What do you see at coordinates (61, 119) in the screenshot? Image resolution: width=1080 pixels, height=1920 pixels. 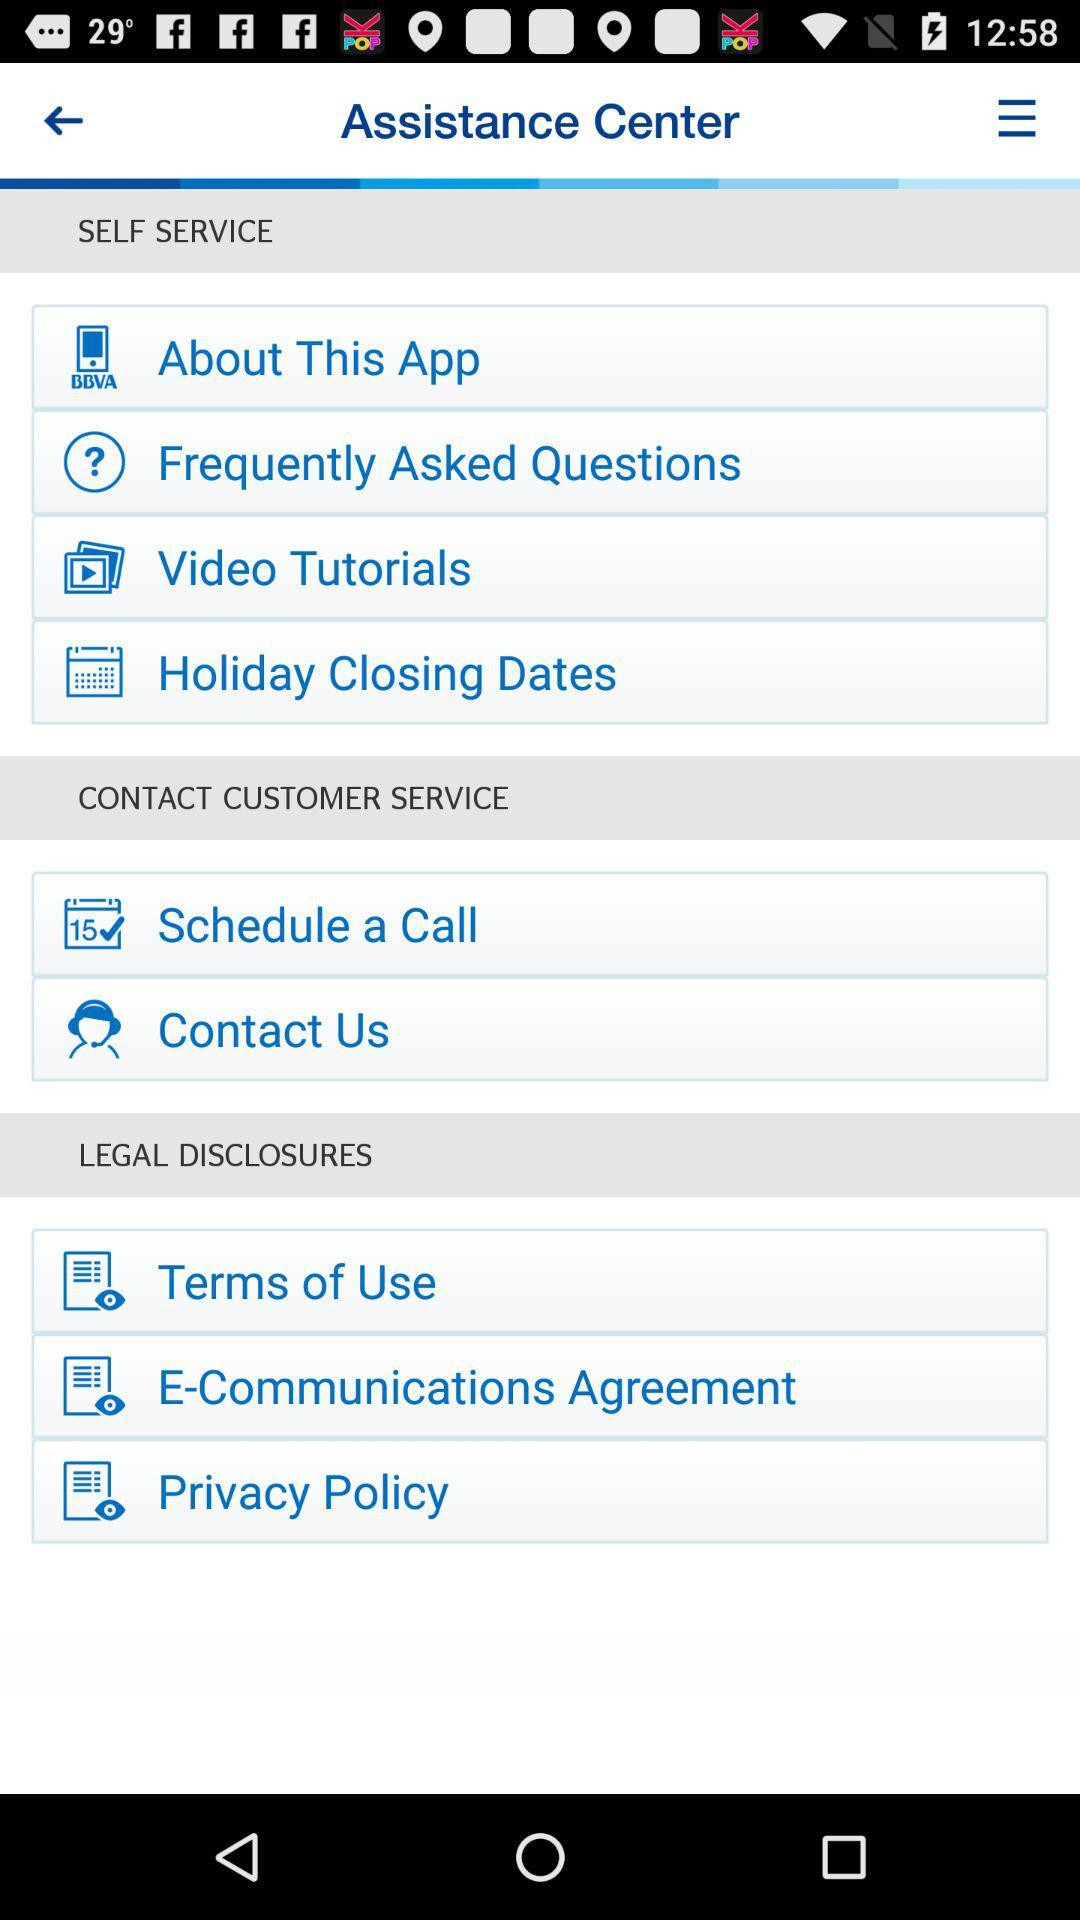 I see `previous` at bounding box center [61, 119].